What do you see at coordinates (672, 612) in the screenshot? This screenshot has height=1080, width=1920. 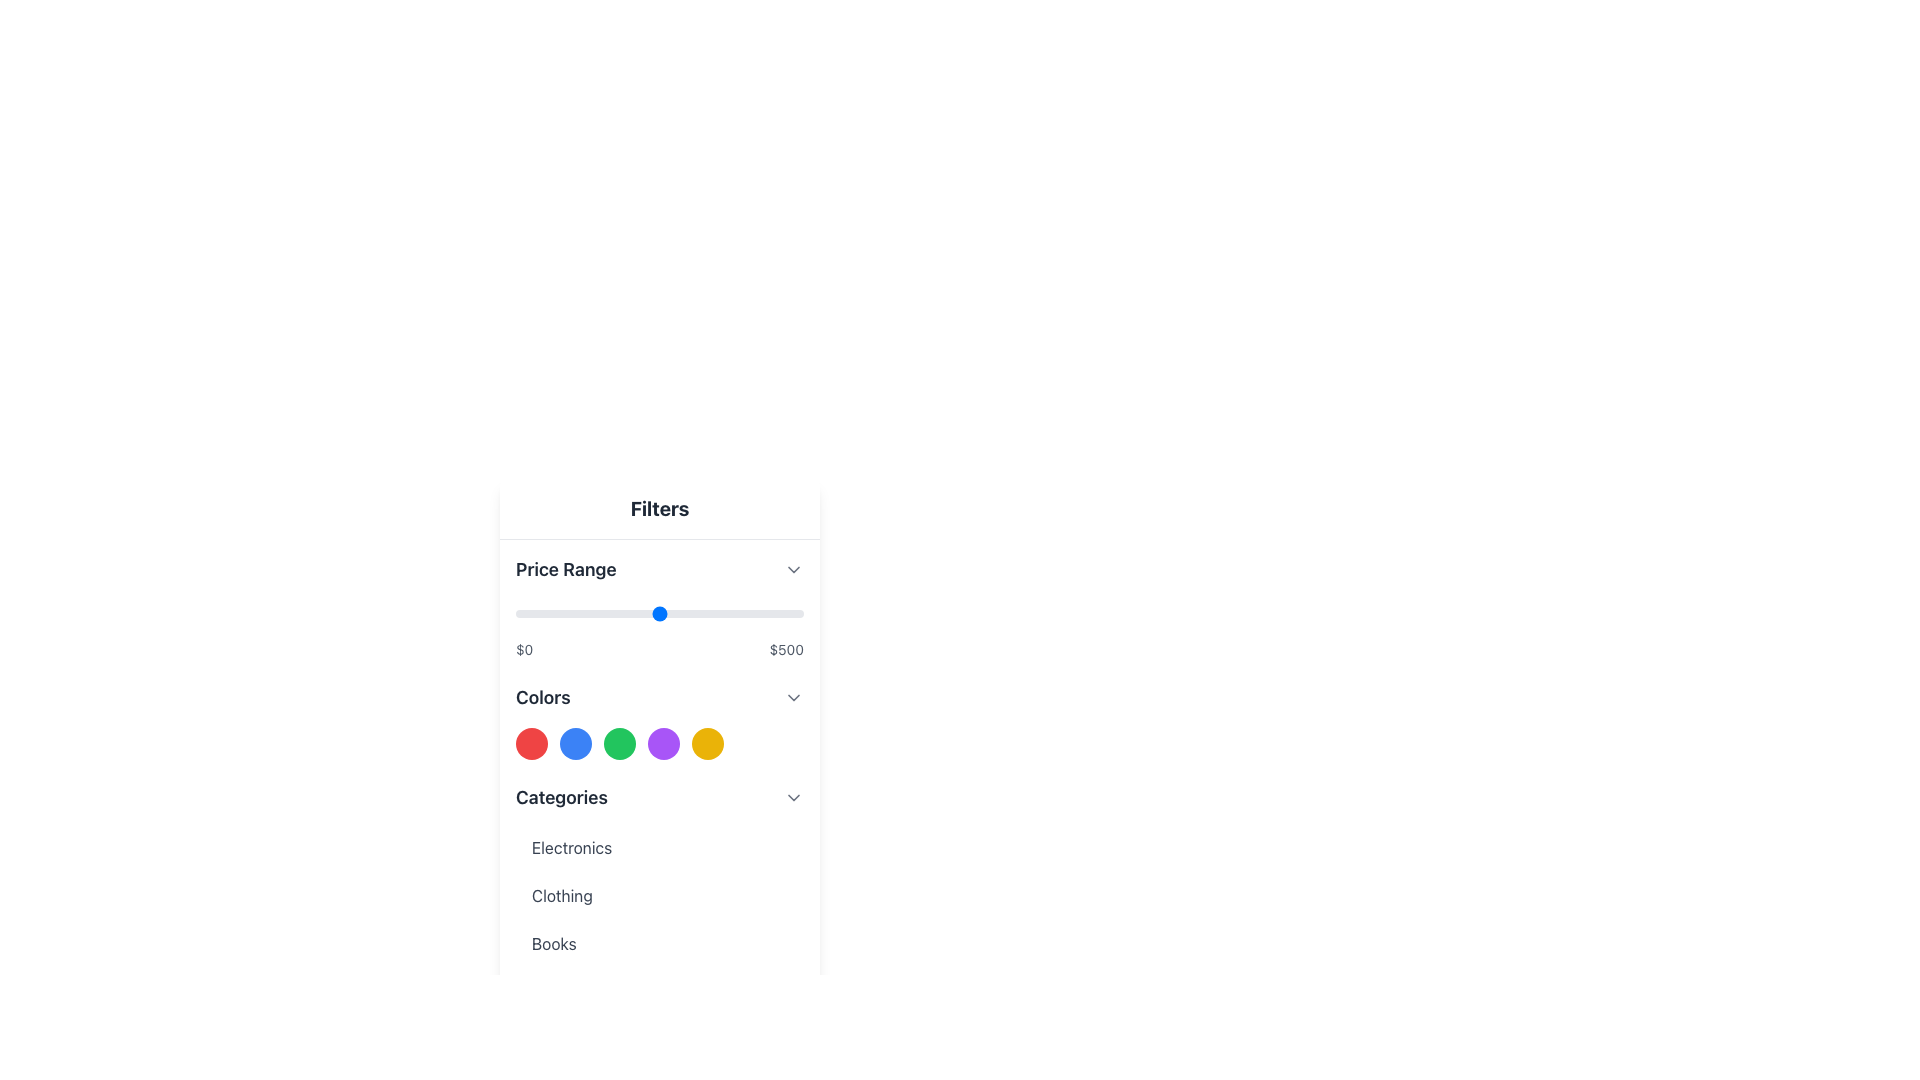 I see `the price range slider` at bounding box center [672, 612].